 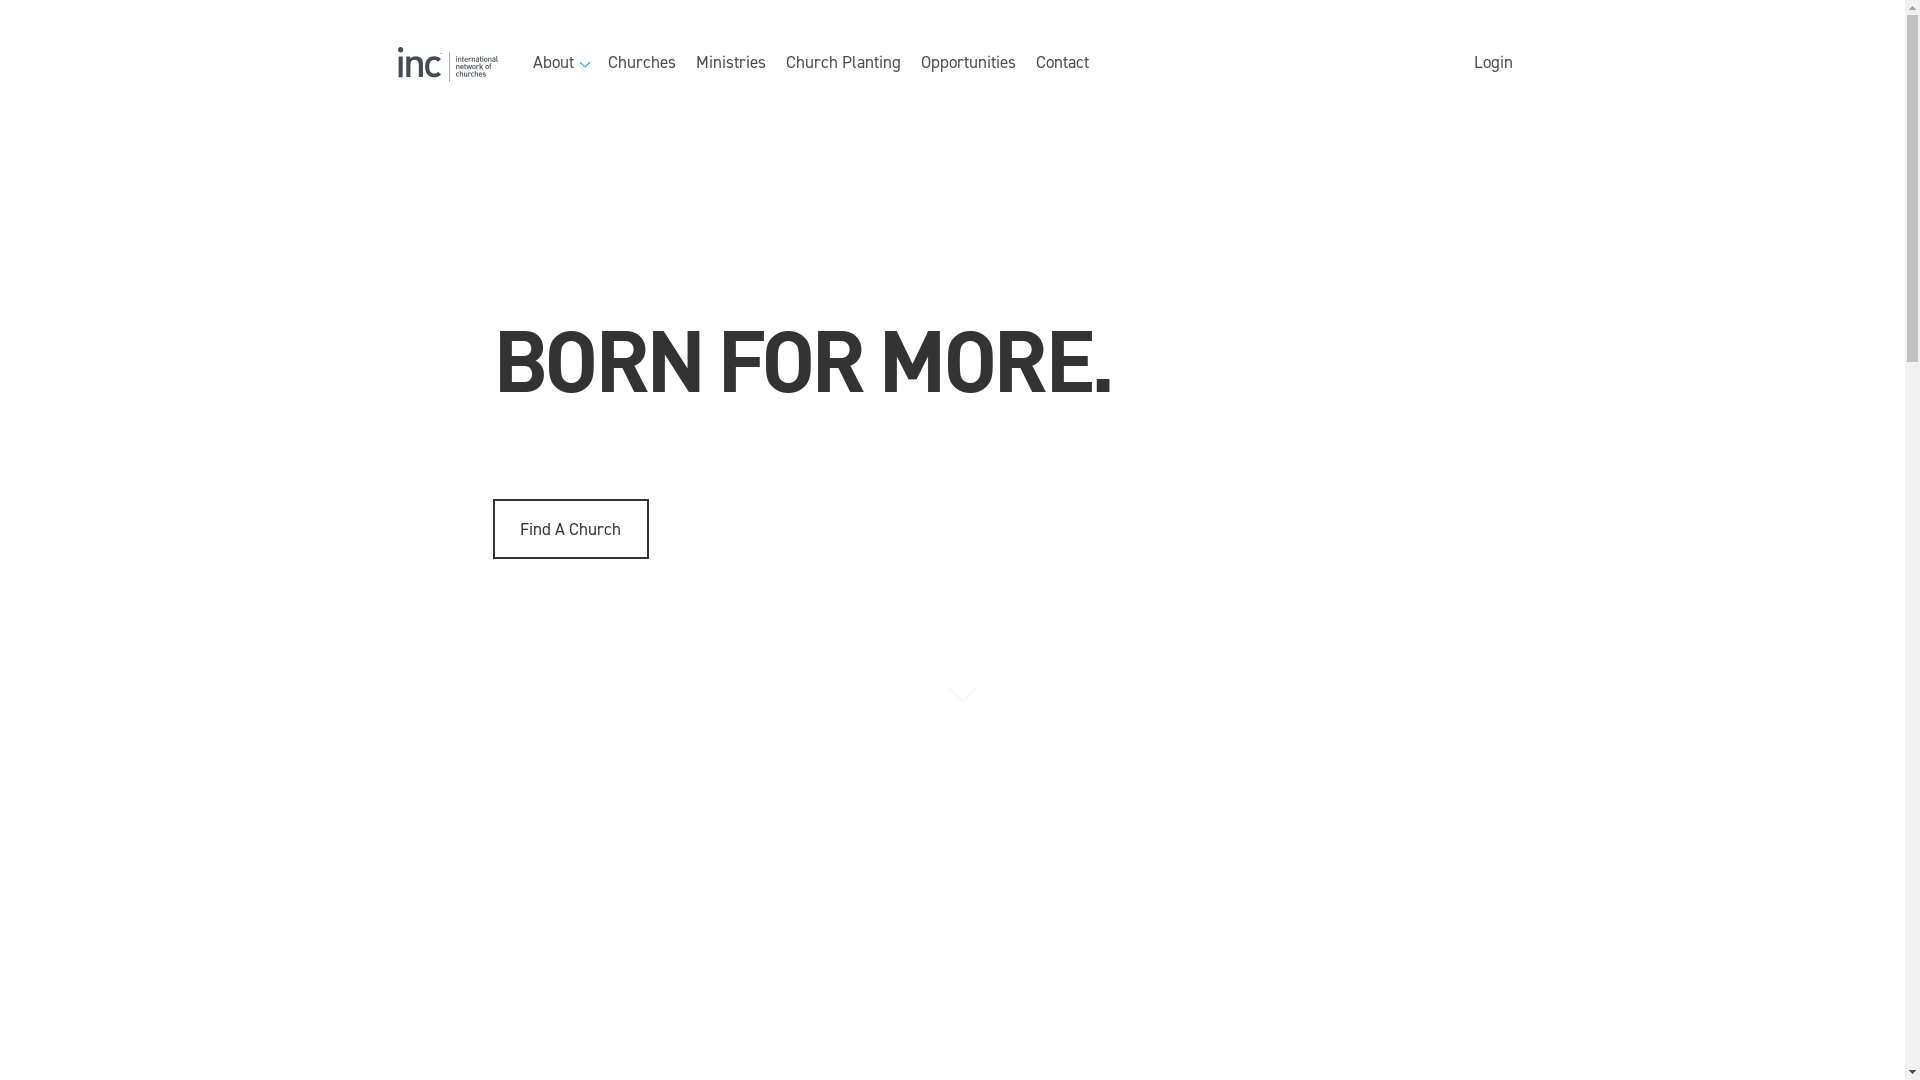 What do you see at coordinates (569, 527) in the screenshot?
I see `'Find A Church'` at bounding box center [569, 527].